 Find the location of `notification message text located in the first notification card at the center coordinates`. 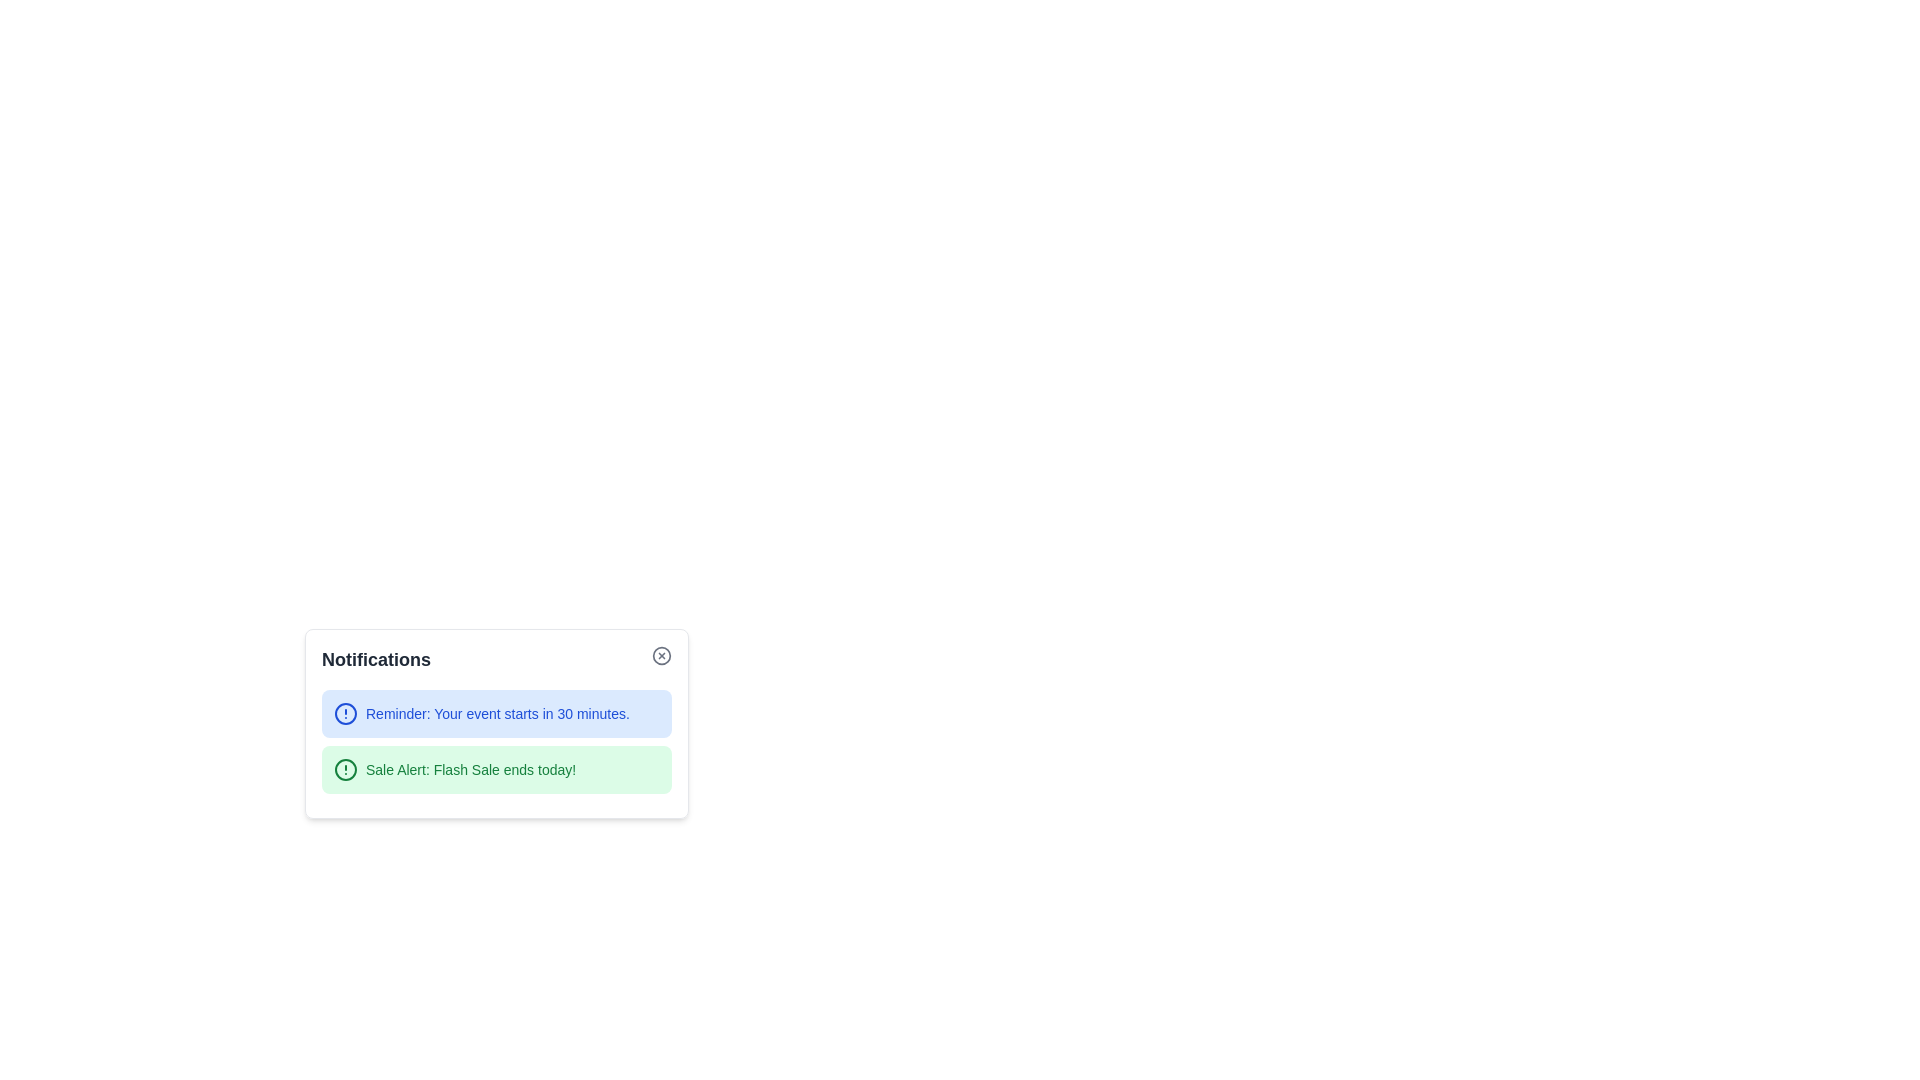

notification message text located in the first notification card at the center coordinates is located at coordinates (497, 712).